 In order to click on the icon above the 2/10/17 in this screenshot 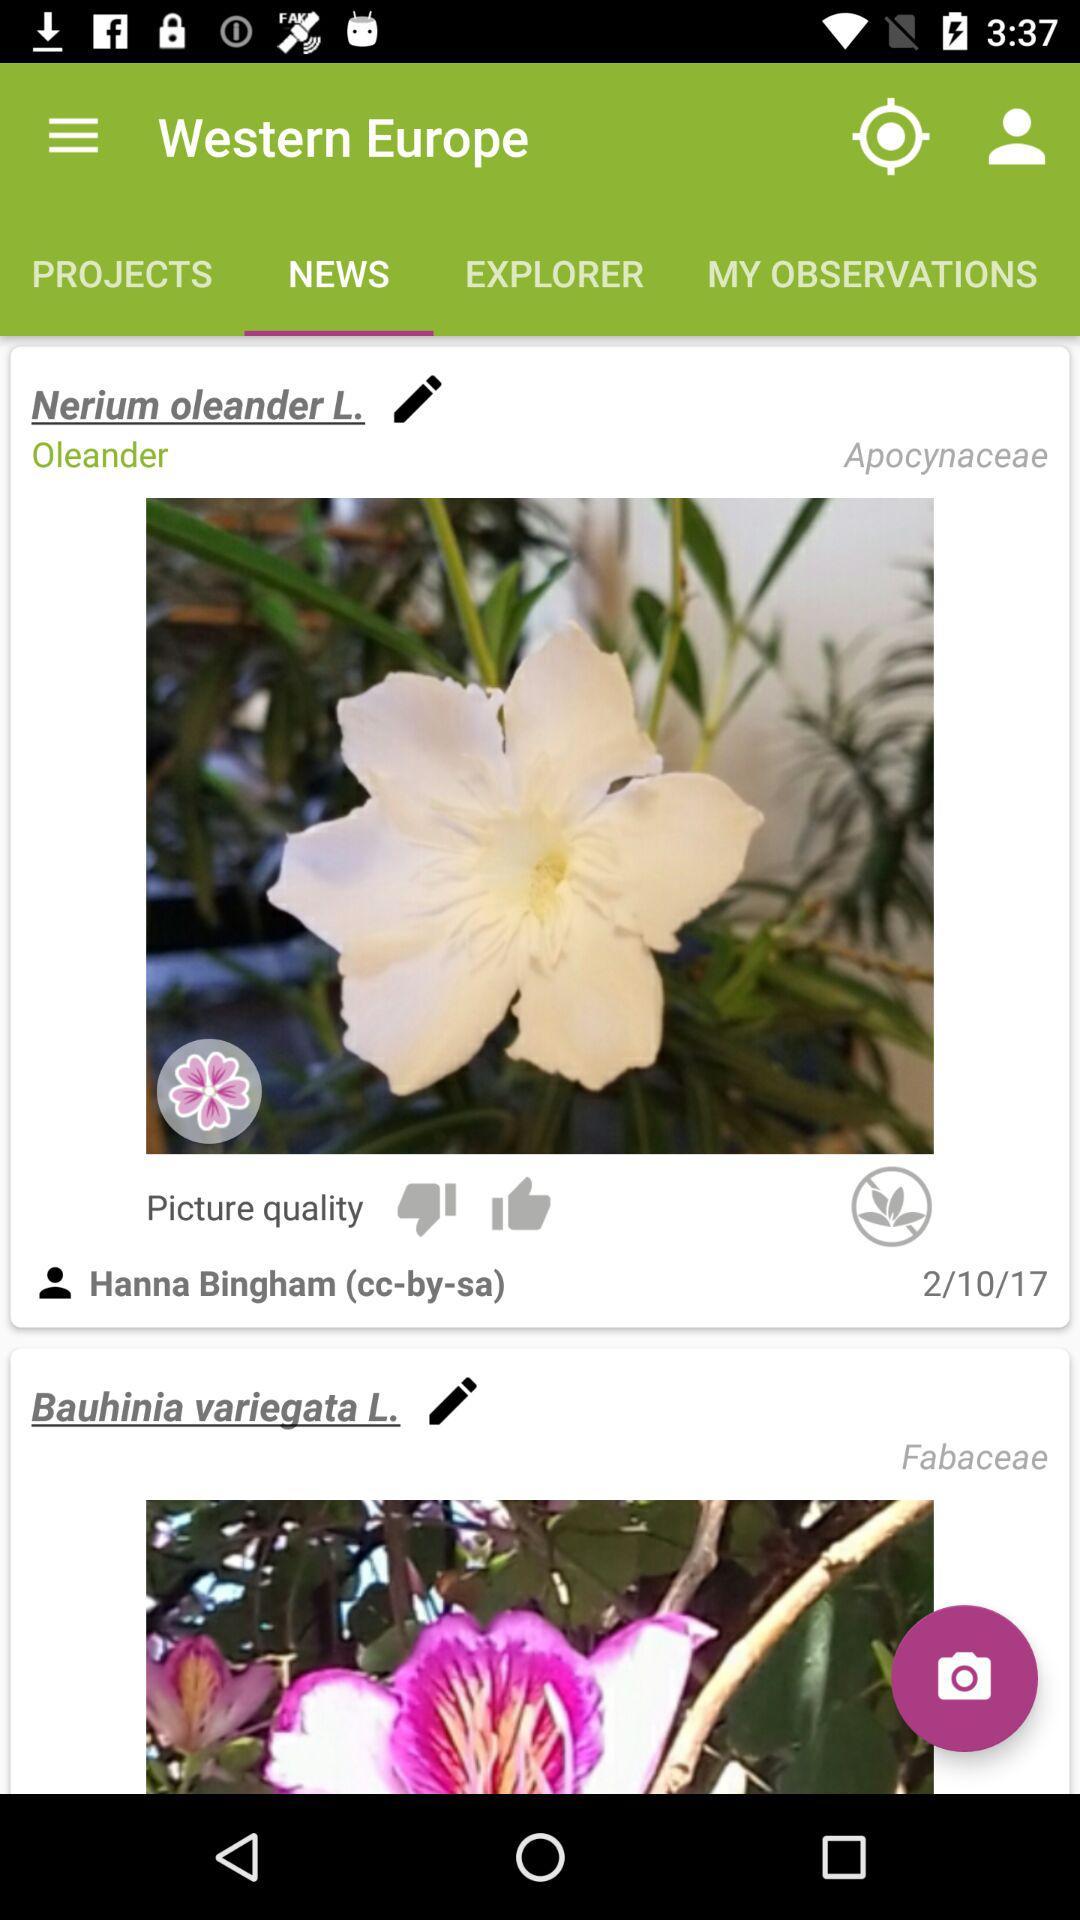, I will do `click(890, 1205)`.